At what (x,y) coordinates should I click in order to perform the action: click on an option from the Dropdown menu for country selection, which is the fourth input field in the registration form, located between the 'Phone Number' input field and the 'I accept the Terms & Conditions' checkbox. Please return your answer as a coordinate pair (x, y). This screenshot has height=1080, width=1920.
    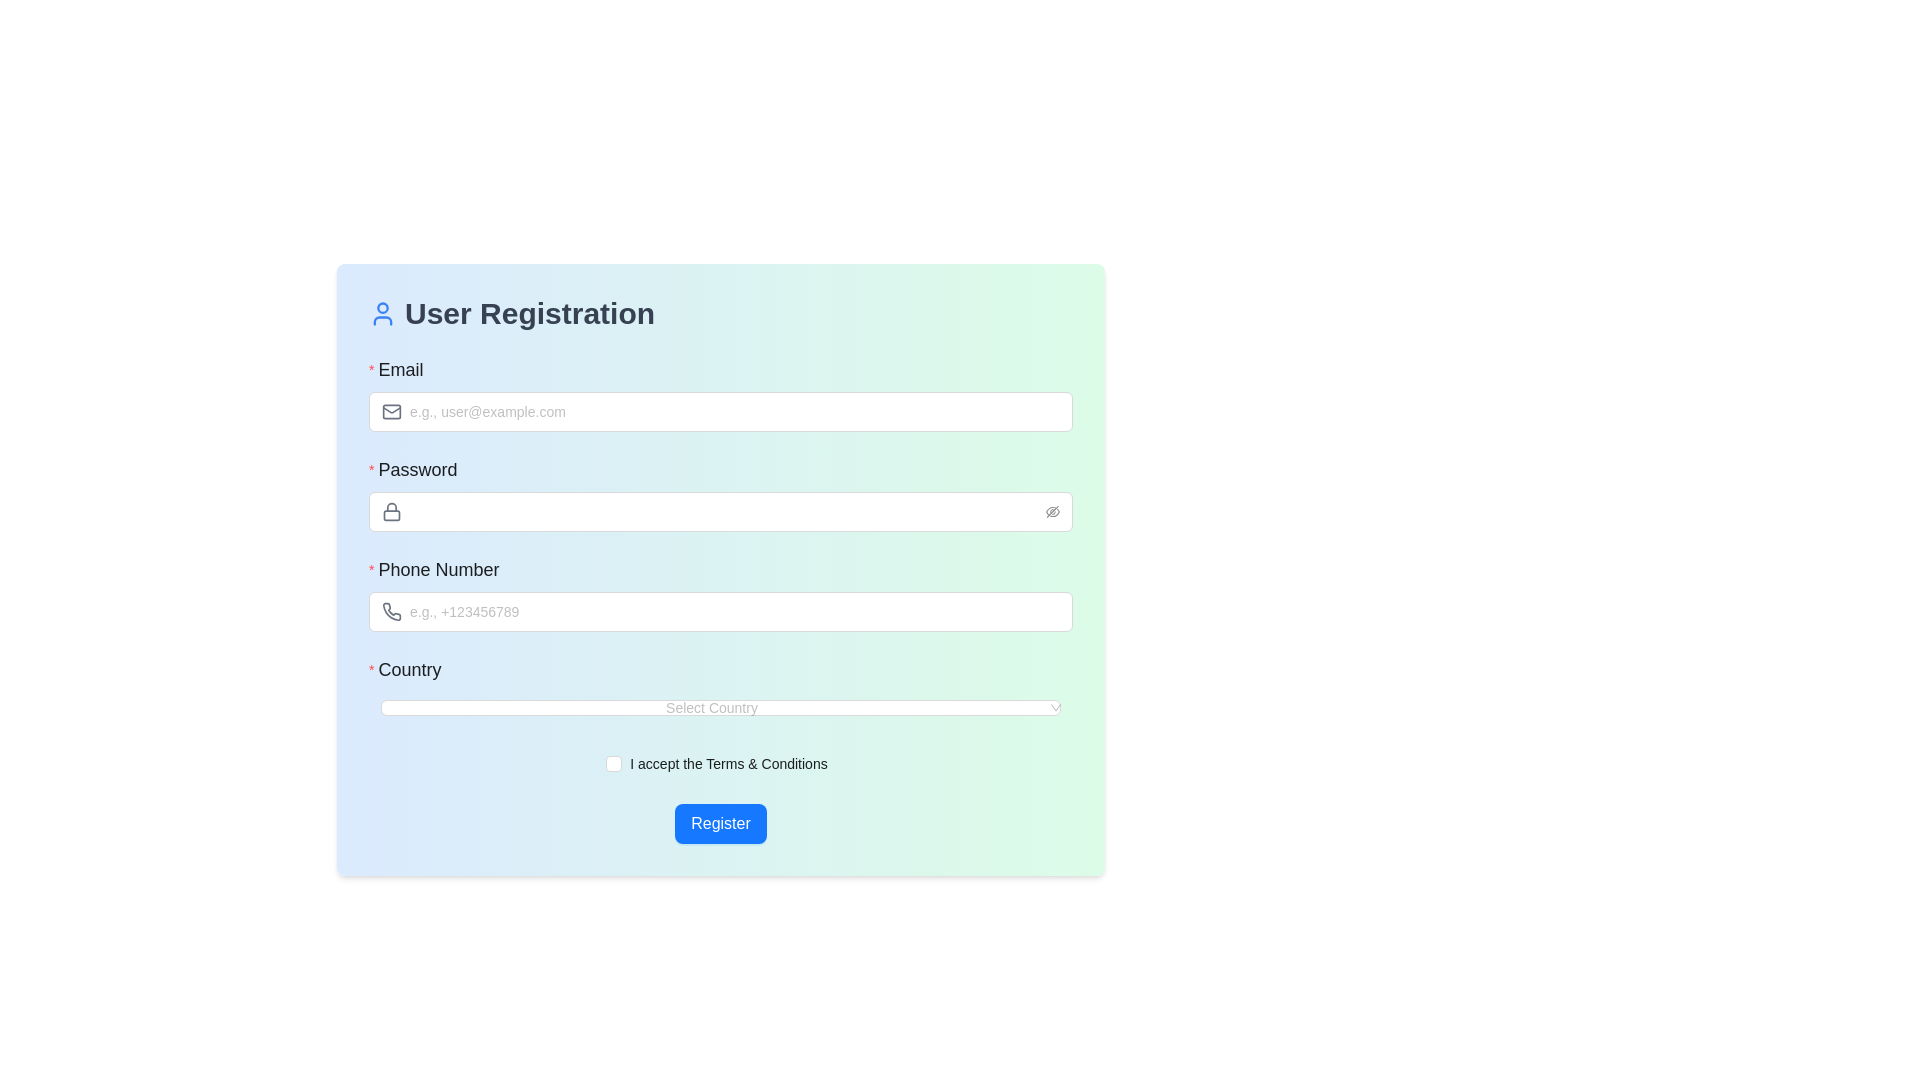
    Looking at the image, I should click on (720, 689).